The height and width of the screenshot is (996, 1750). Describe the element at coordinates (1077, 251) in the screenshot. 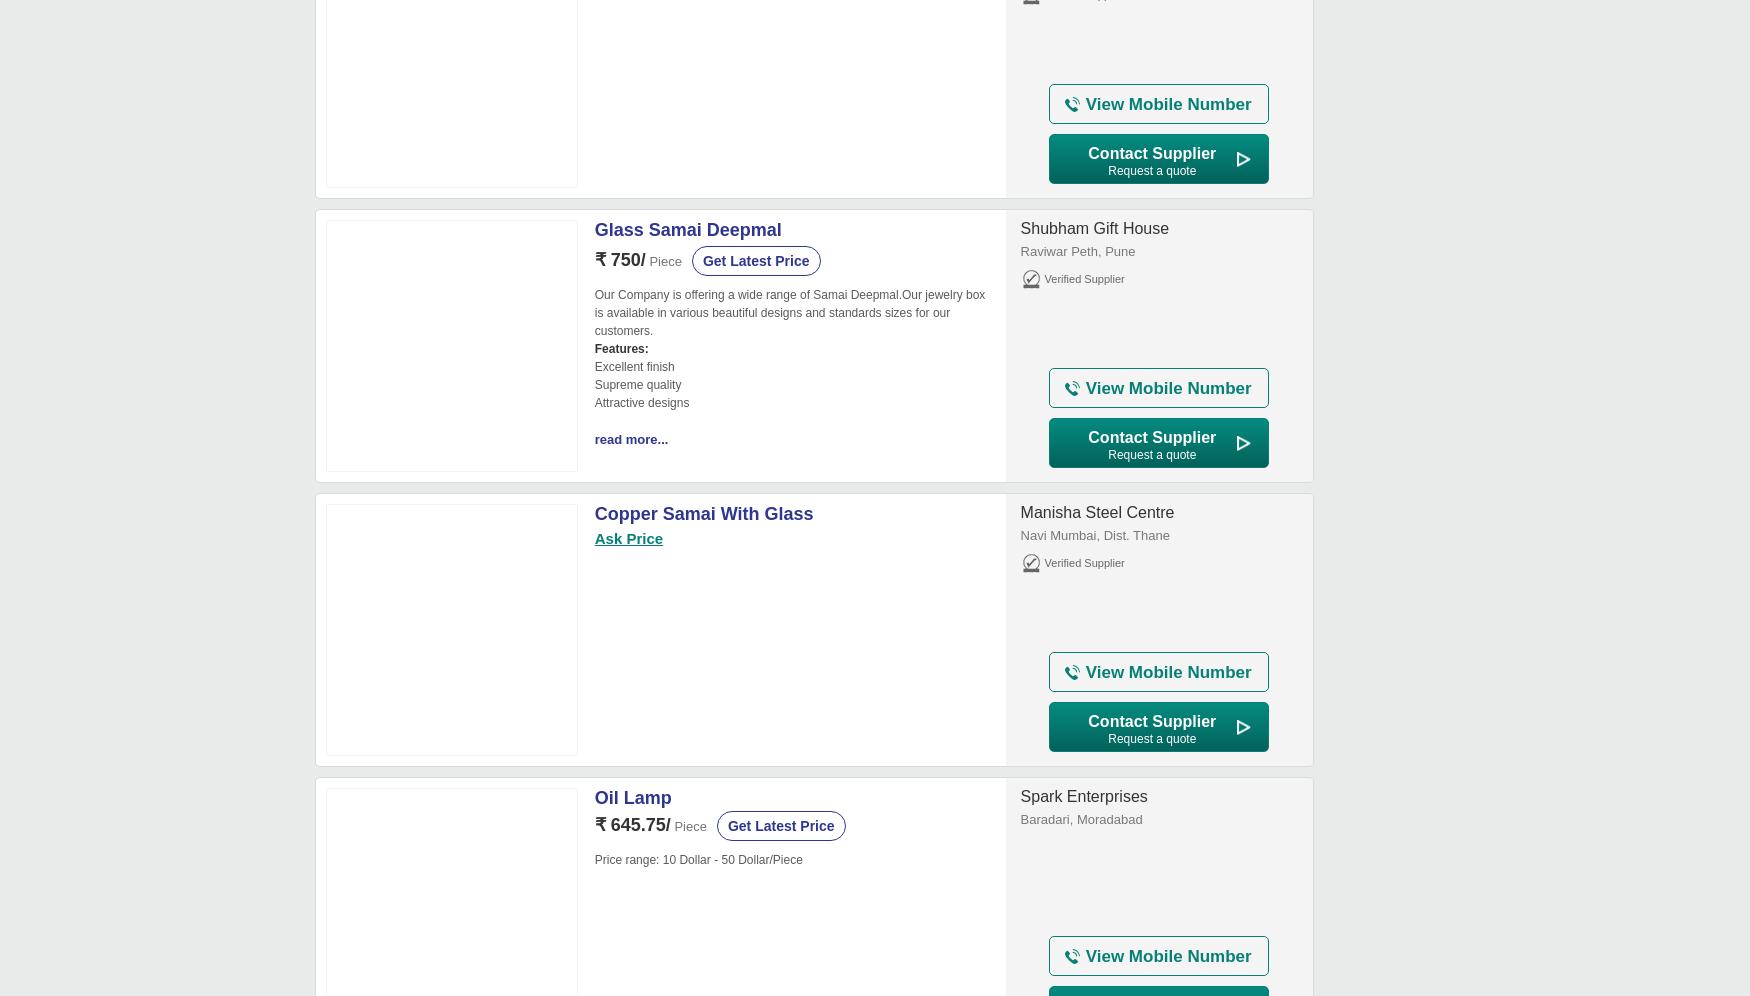

I see `'Raviwar Peth, Pune'` at that location.